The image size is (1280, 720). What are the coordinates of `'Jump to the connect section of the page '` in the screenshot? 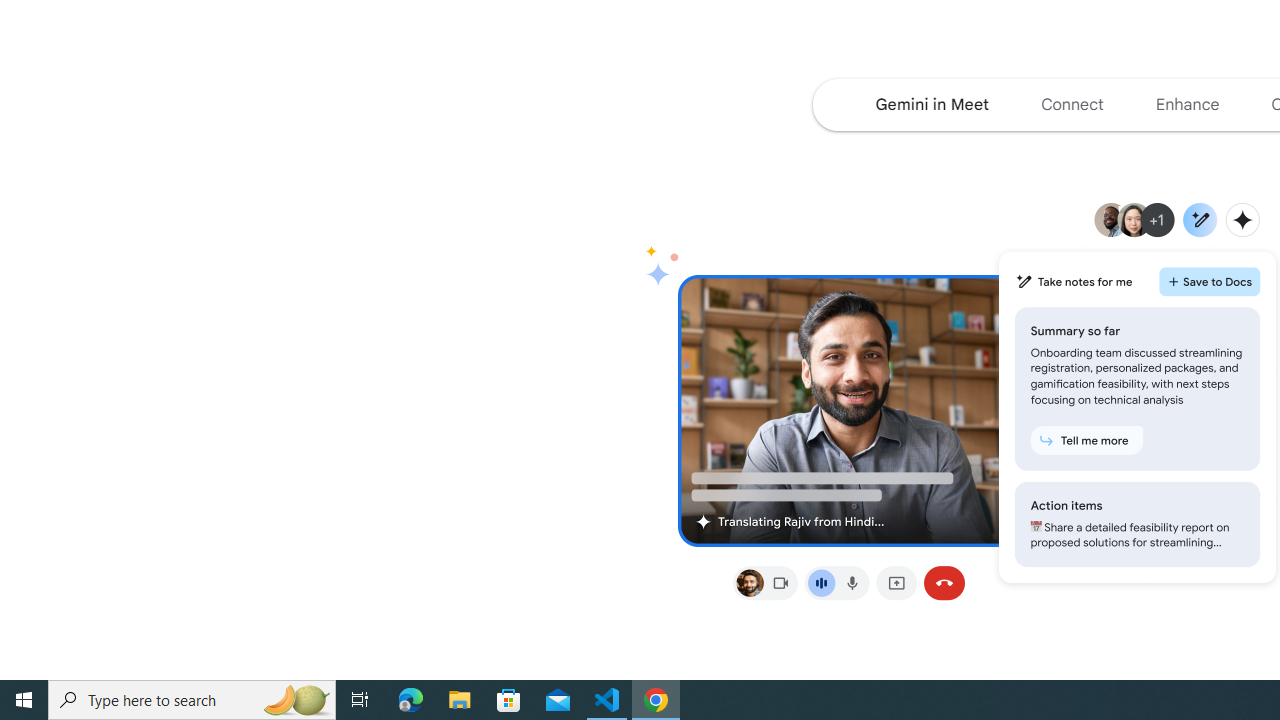 It's located at (1071, 104).